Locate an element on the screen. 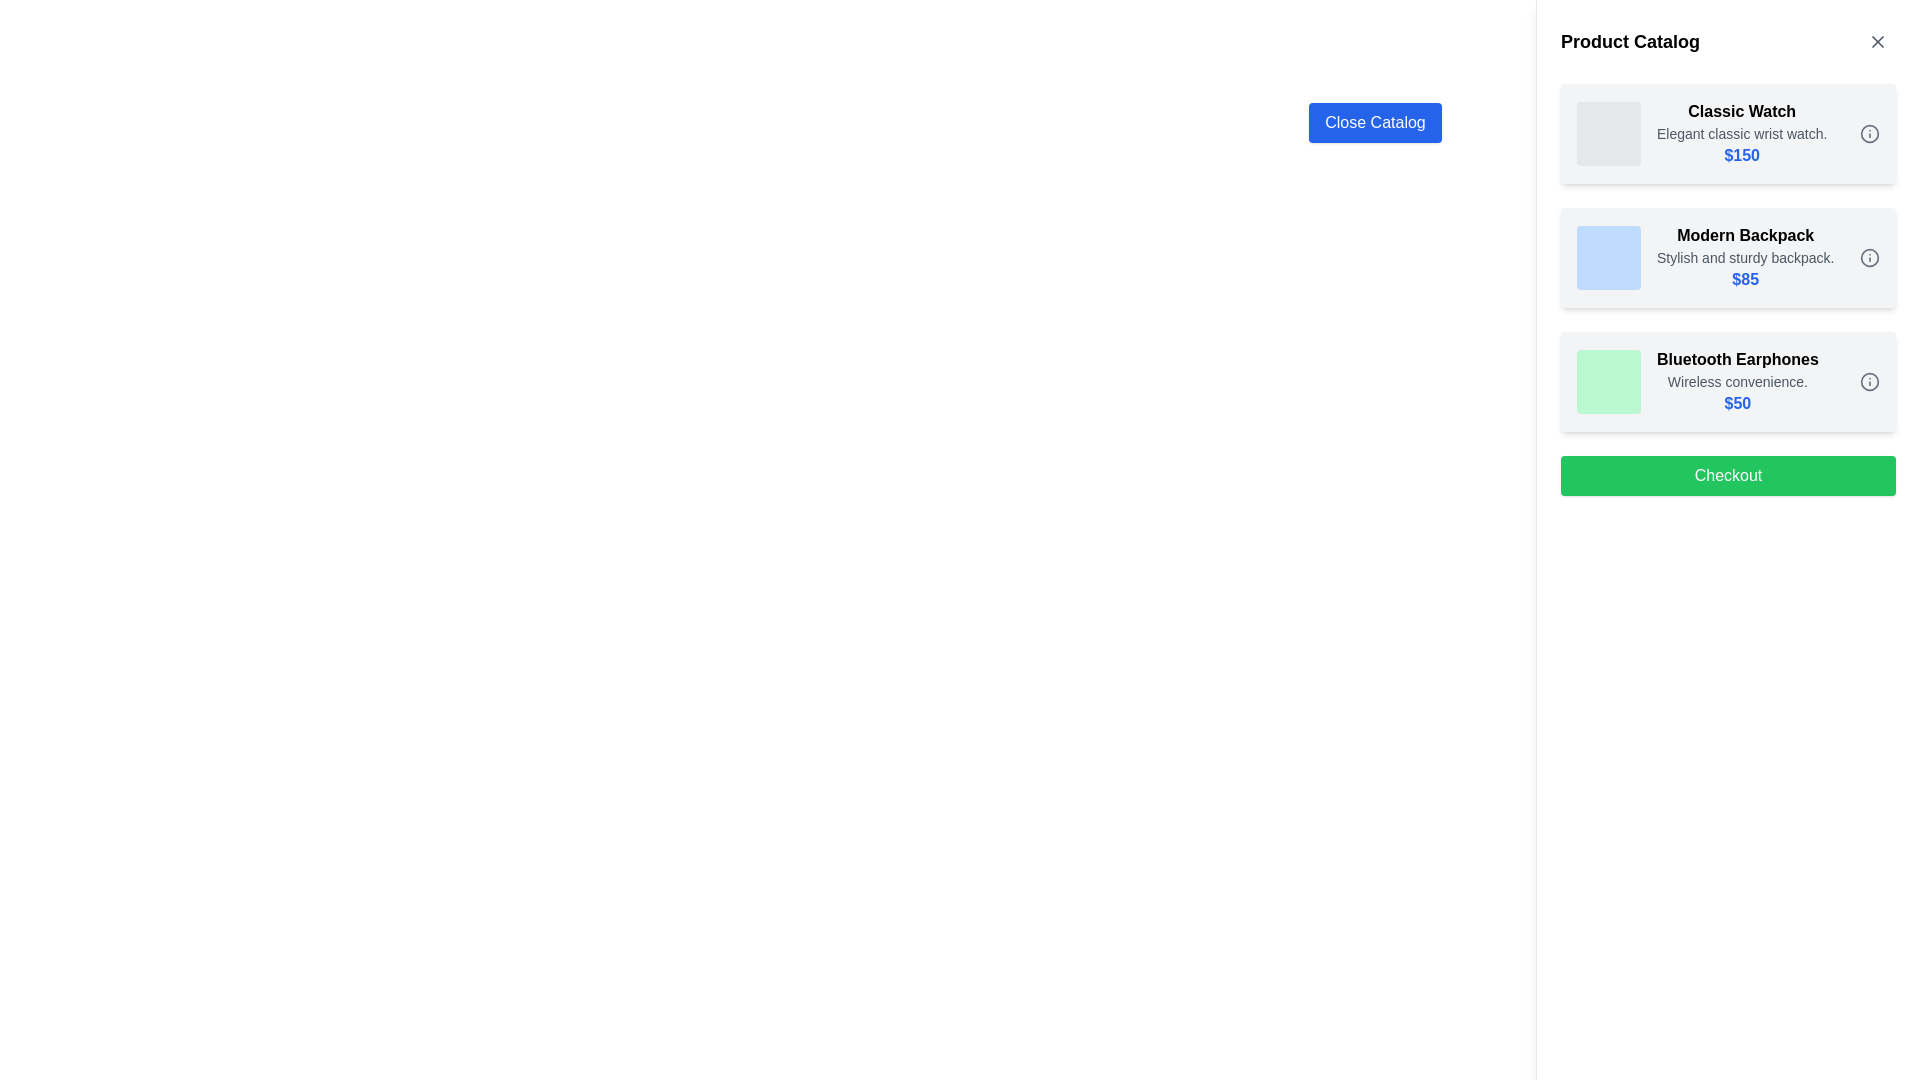  information provided by the text label displaying 'Wireless convenience.' located beneath the title 'Bluetooth Earphones' and above the price '$50' in the product card is located at coordinates (1736, 381).